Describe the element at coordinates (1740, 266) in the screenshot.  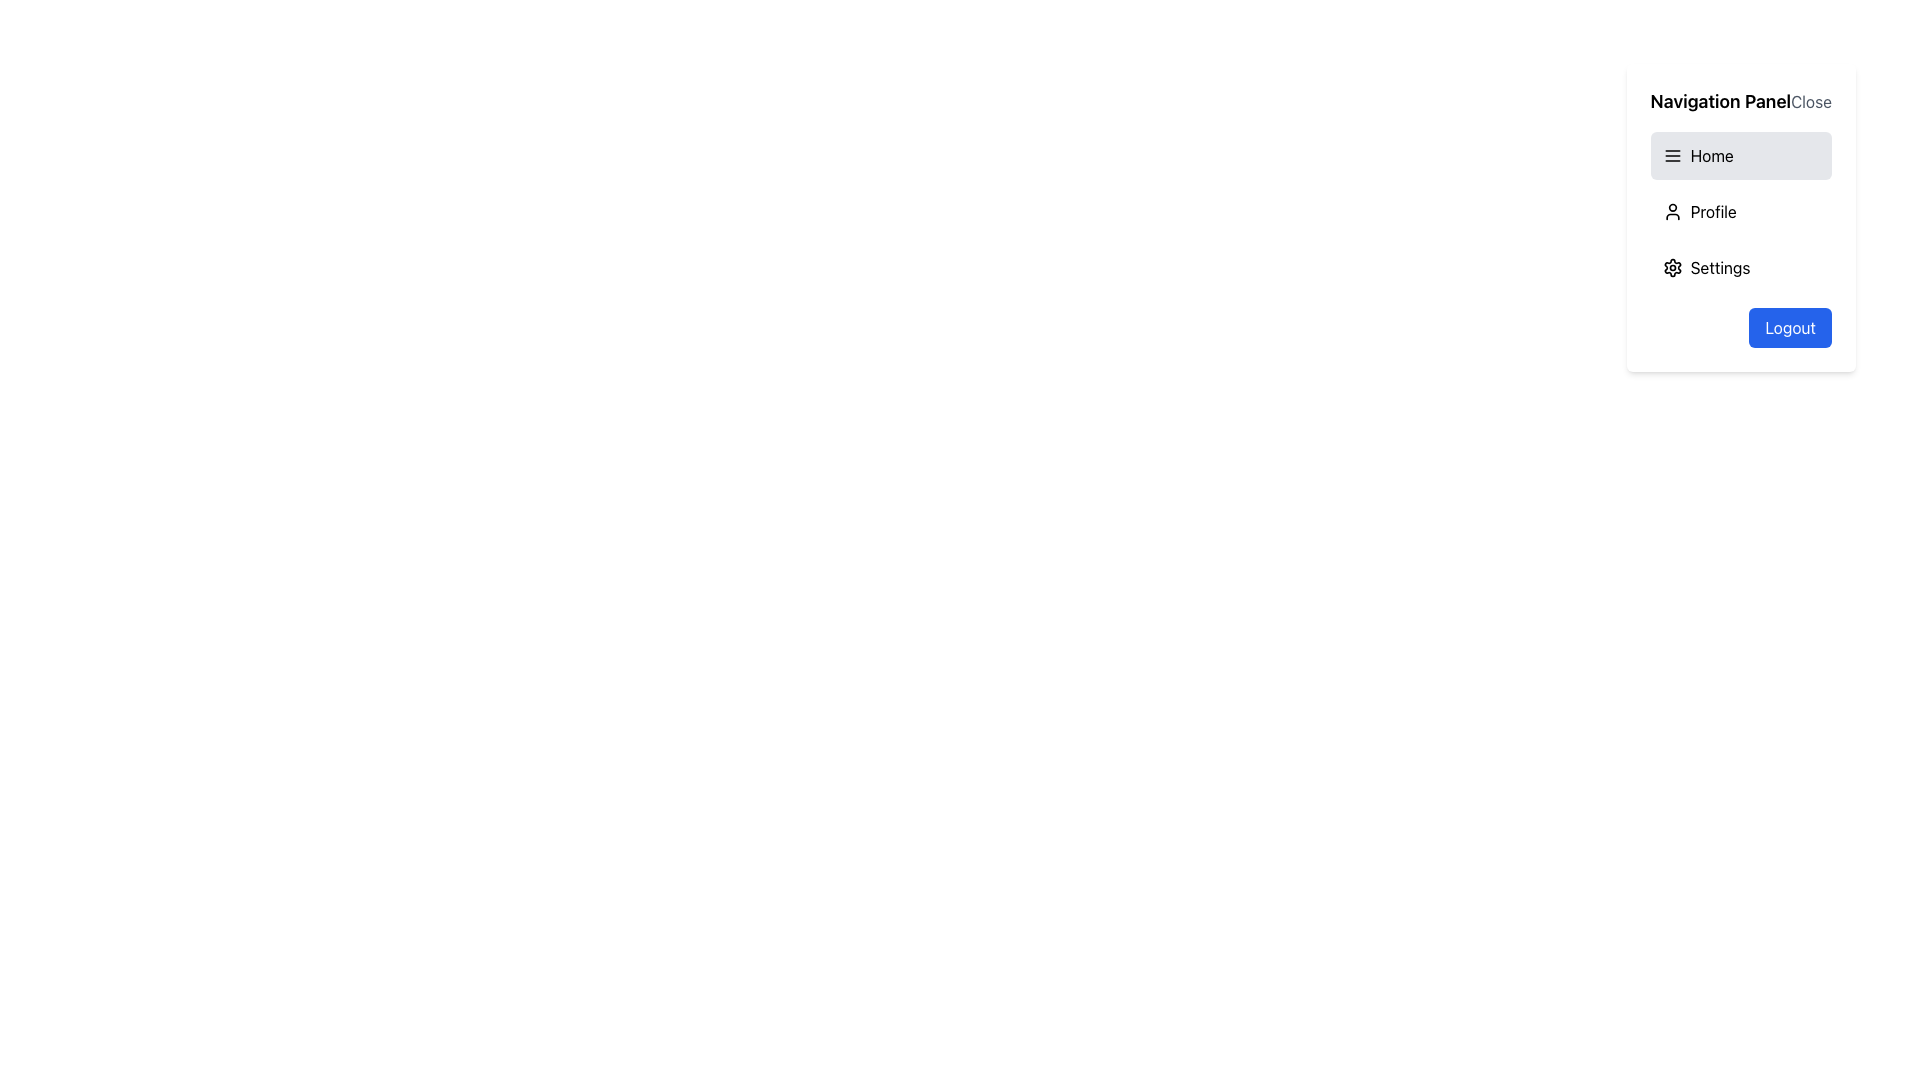
I see `the 'Settings' text element with a settings icon` at that location.